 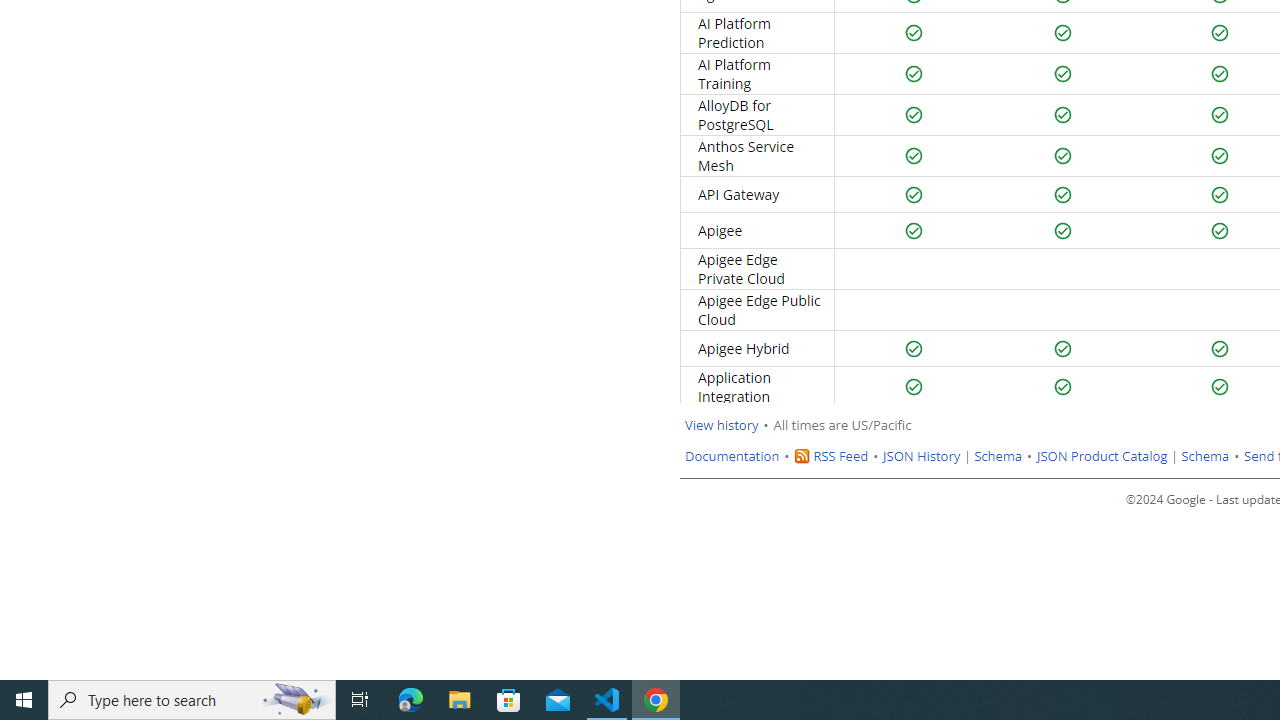 What do you see at coordinates (731, 456) in the screenshot?
I see `'Documentation'` at bounding box center [731, 456].